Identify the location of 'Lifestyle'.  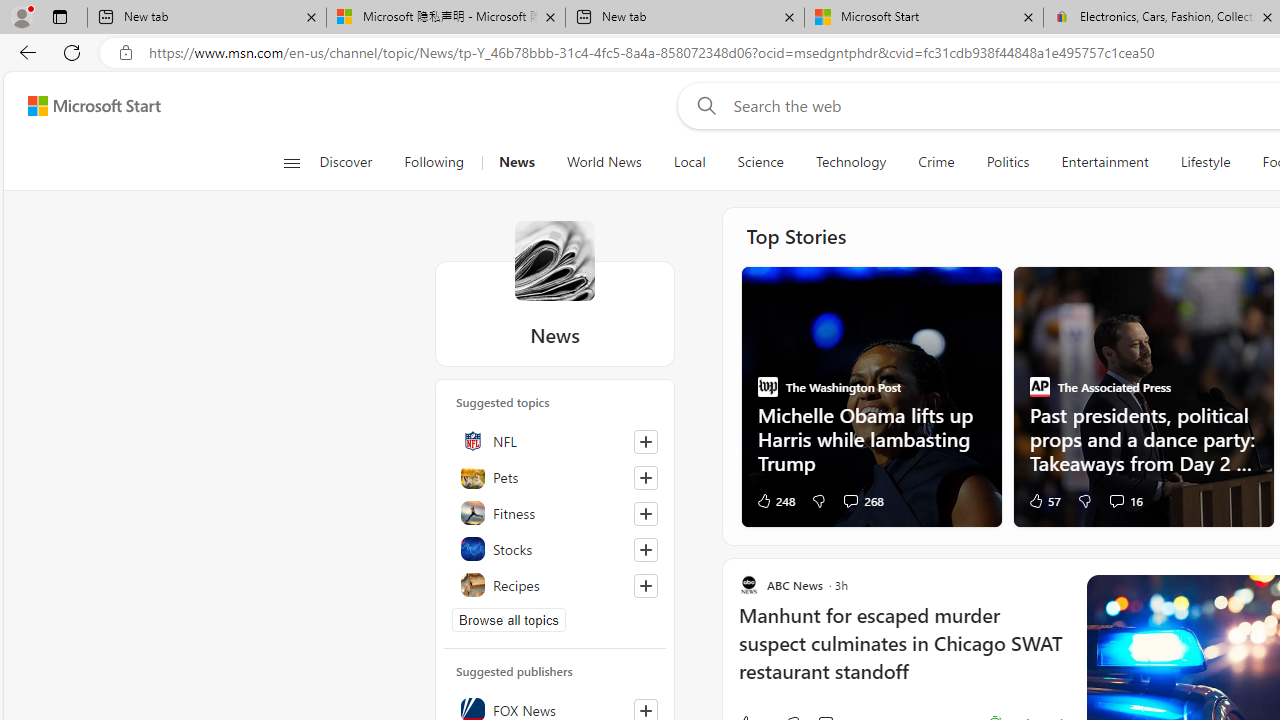
(1204, 162).